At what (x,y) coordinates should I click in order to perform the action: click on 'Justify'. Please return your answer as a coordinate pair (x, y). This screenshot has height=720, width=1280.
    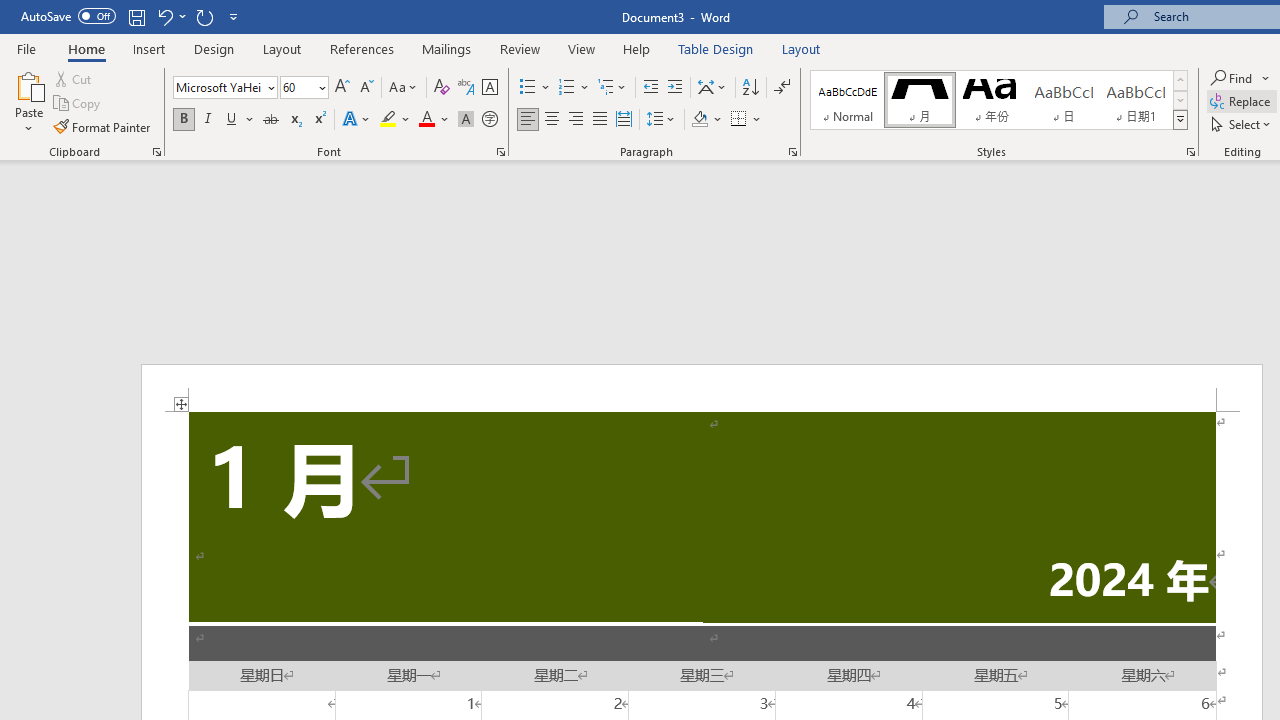
    Looking at the image, I should click on (598, 119).